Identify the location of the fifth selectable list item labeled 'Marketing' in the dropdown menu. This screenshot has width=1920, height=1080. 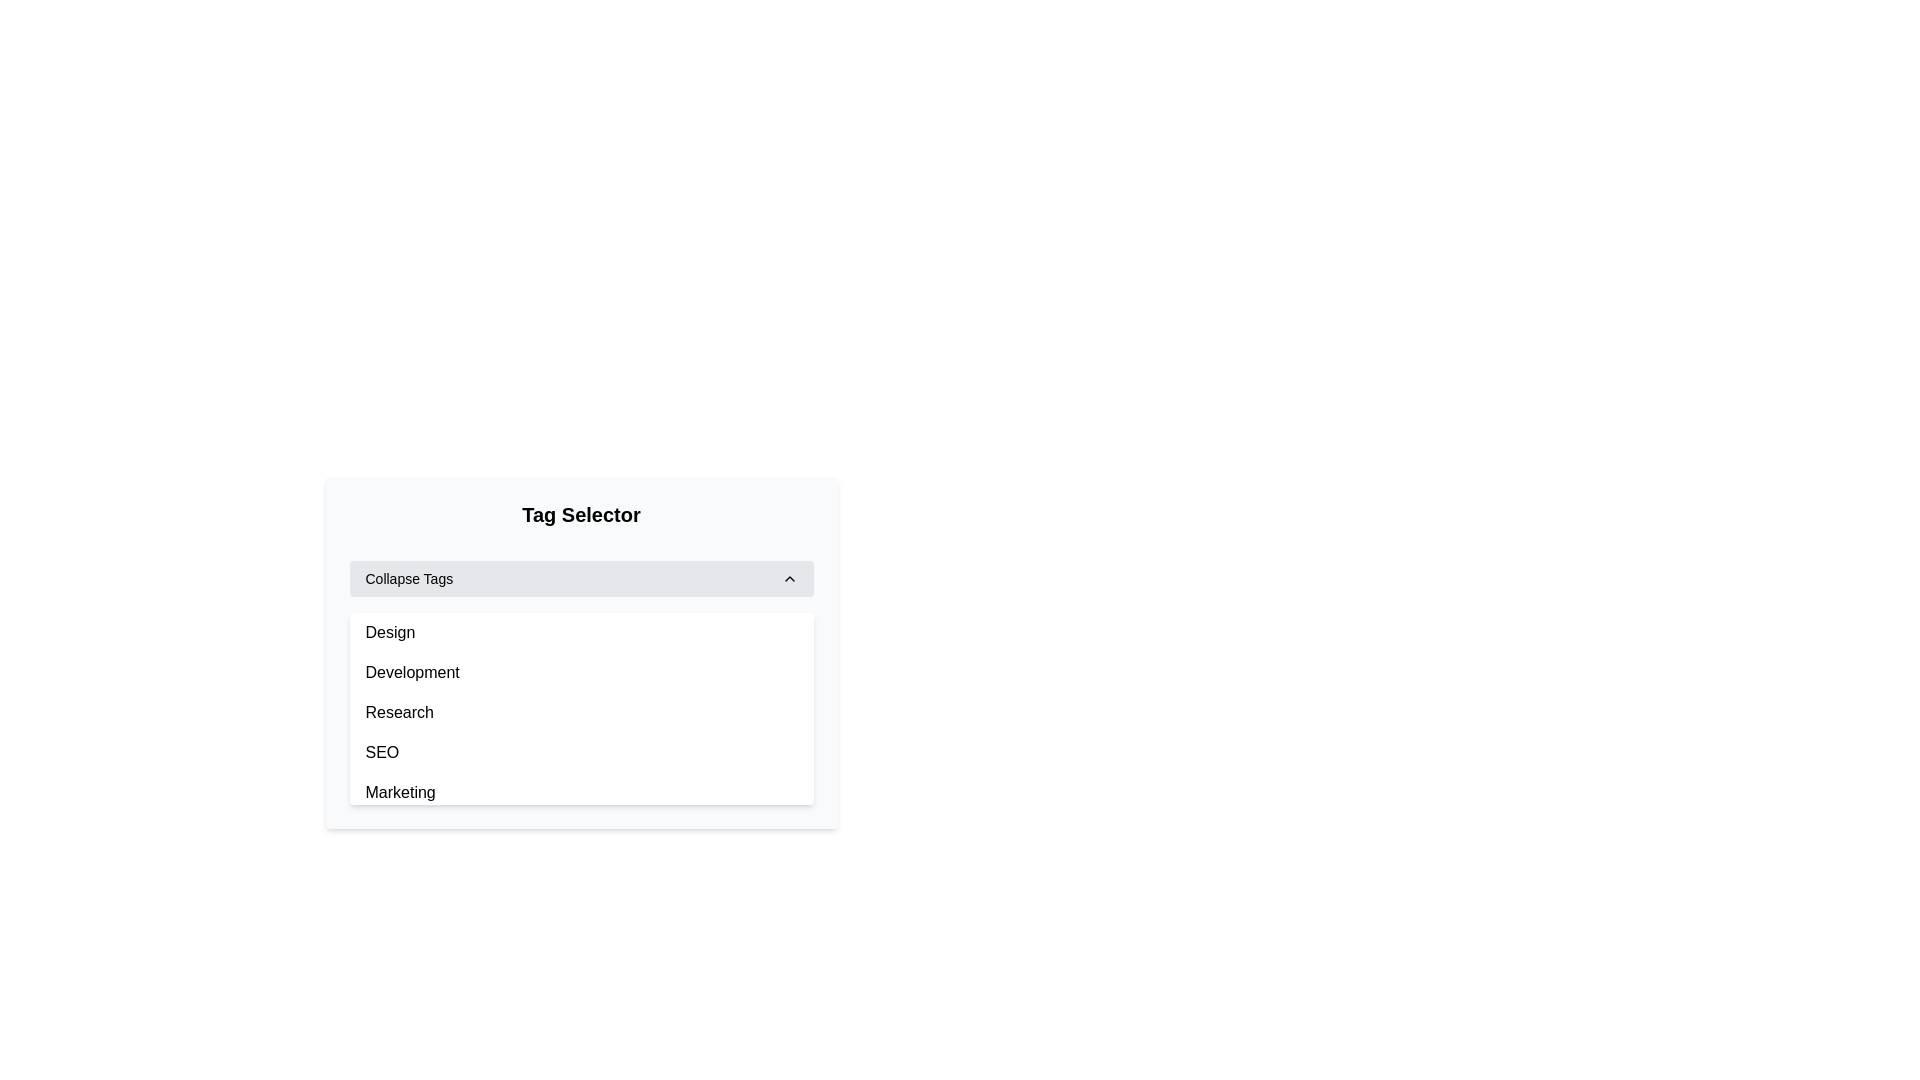
(580, 792).